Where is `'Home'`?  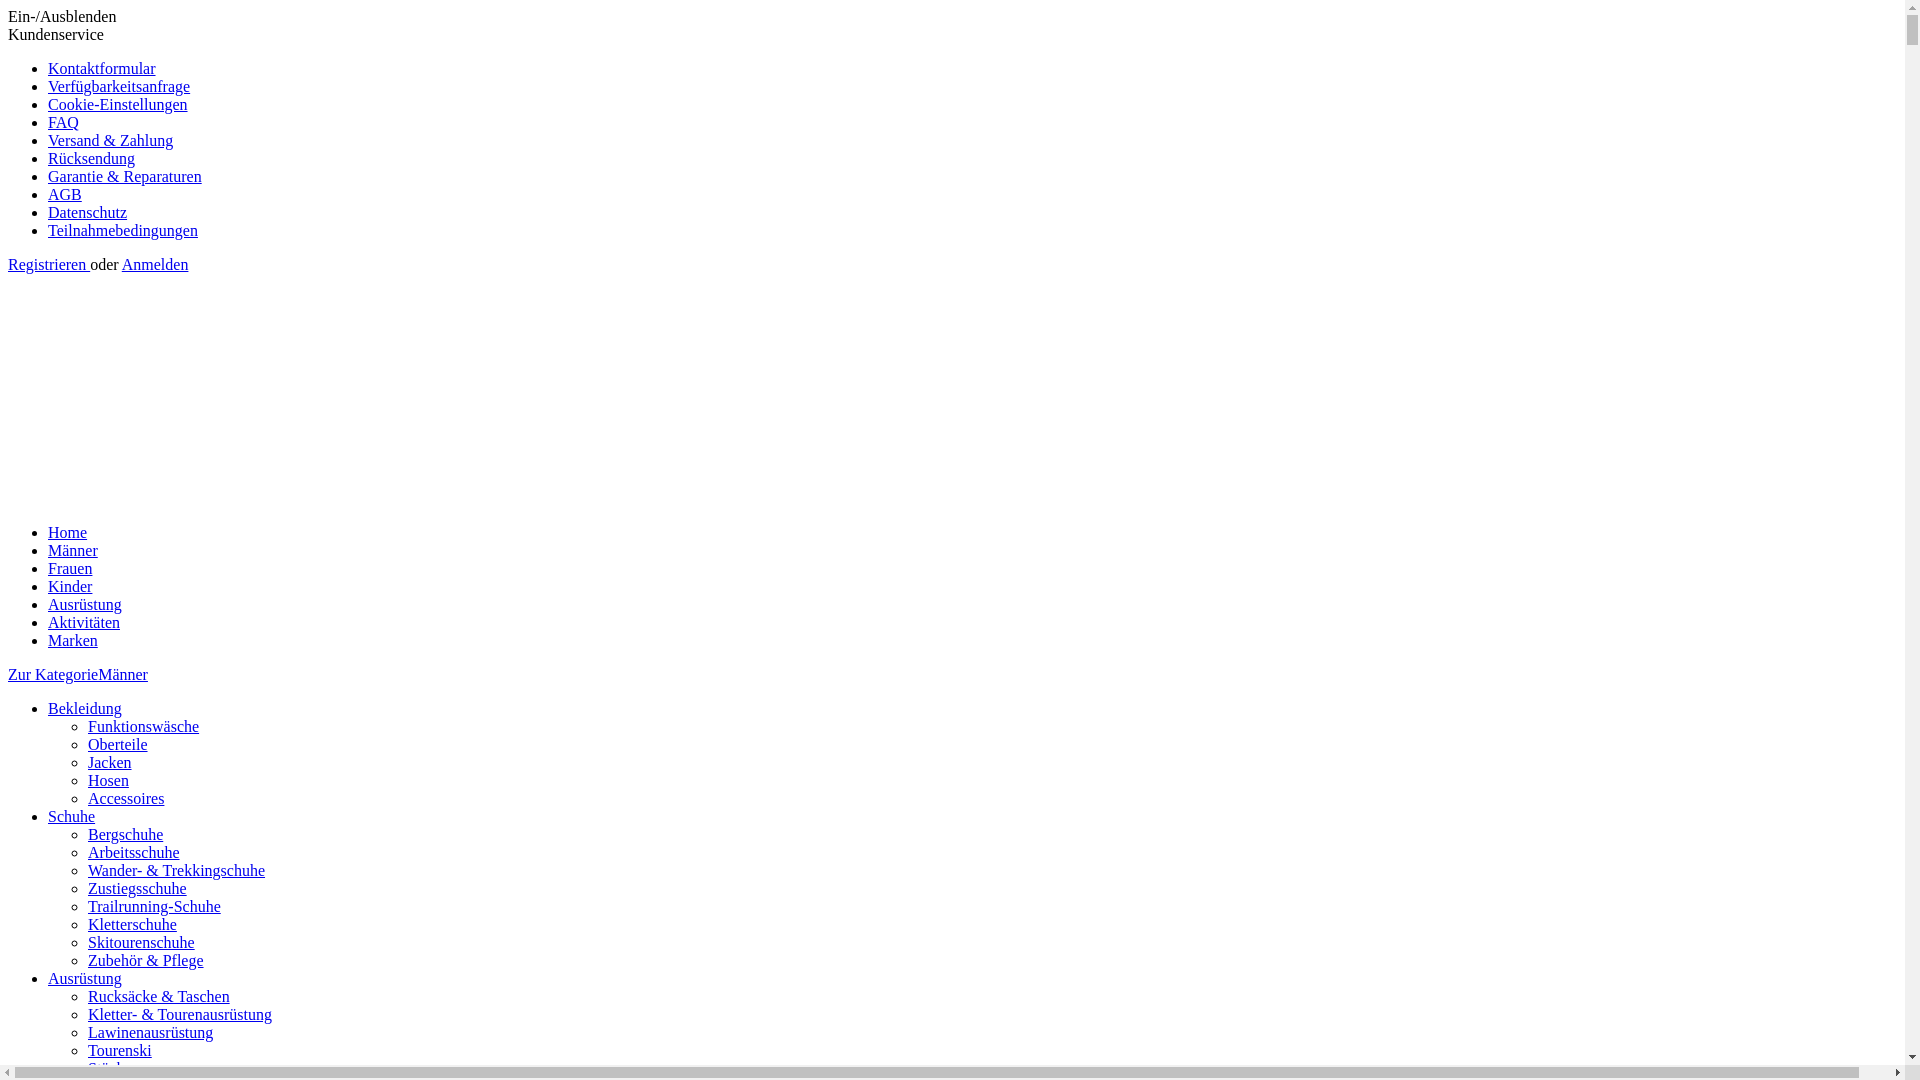
'Home' is located at coordinates (48, 531).